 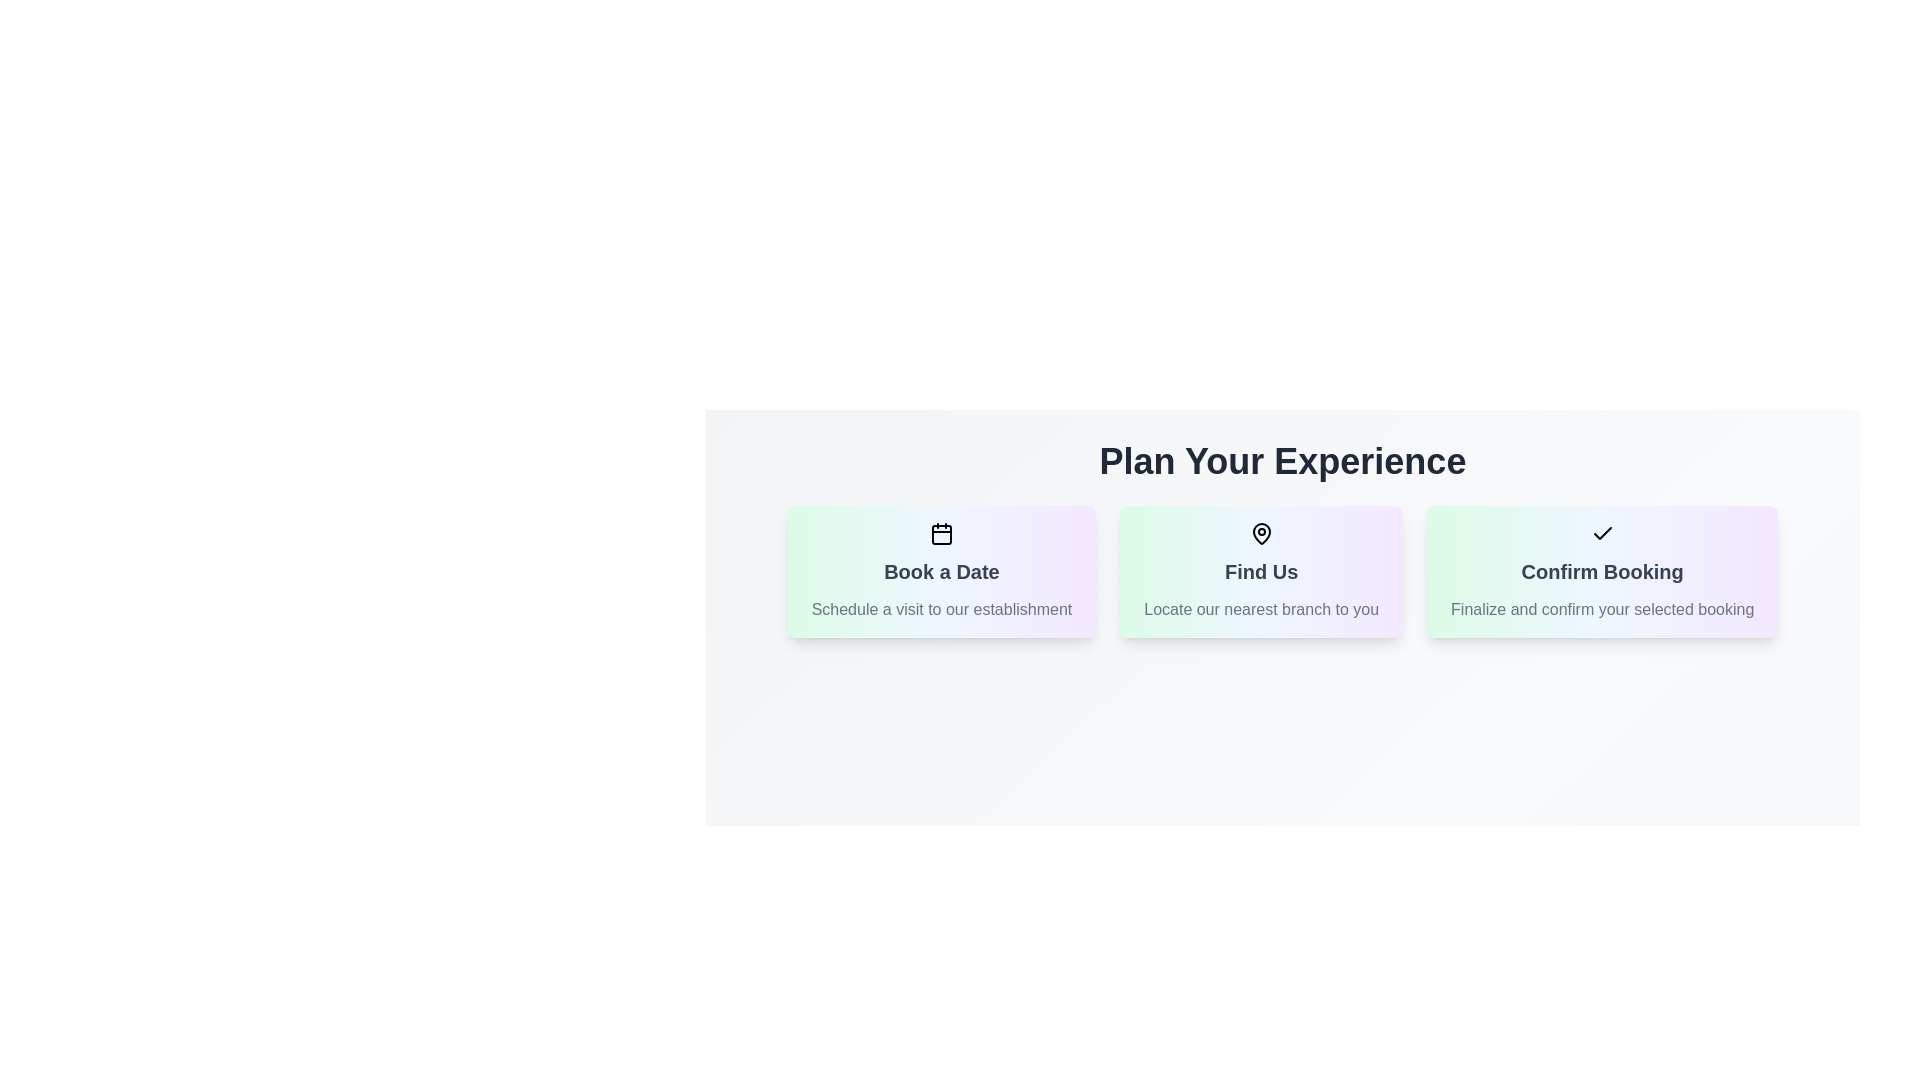 What do you see at coordinates (1602, 532) in the screenshot?
I see `the checkmark icon located at the top center of the rightmost card under the title 'Confirm Booking', which has a simple black outline resembling a tick mark` at bounding box center [1602, 532].